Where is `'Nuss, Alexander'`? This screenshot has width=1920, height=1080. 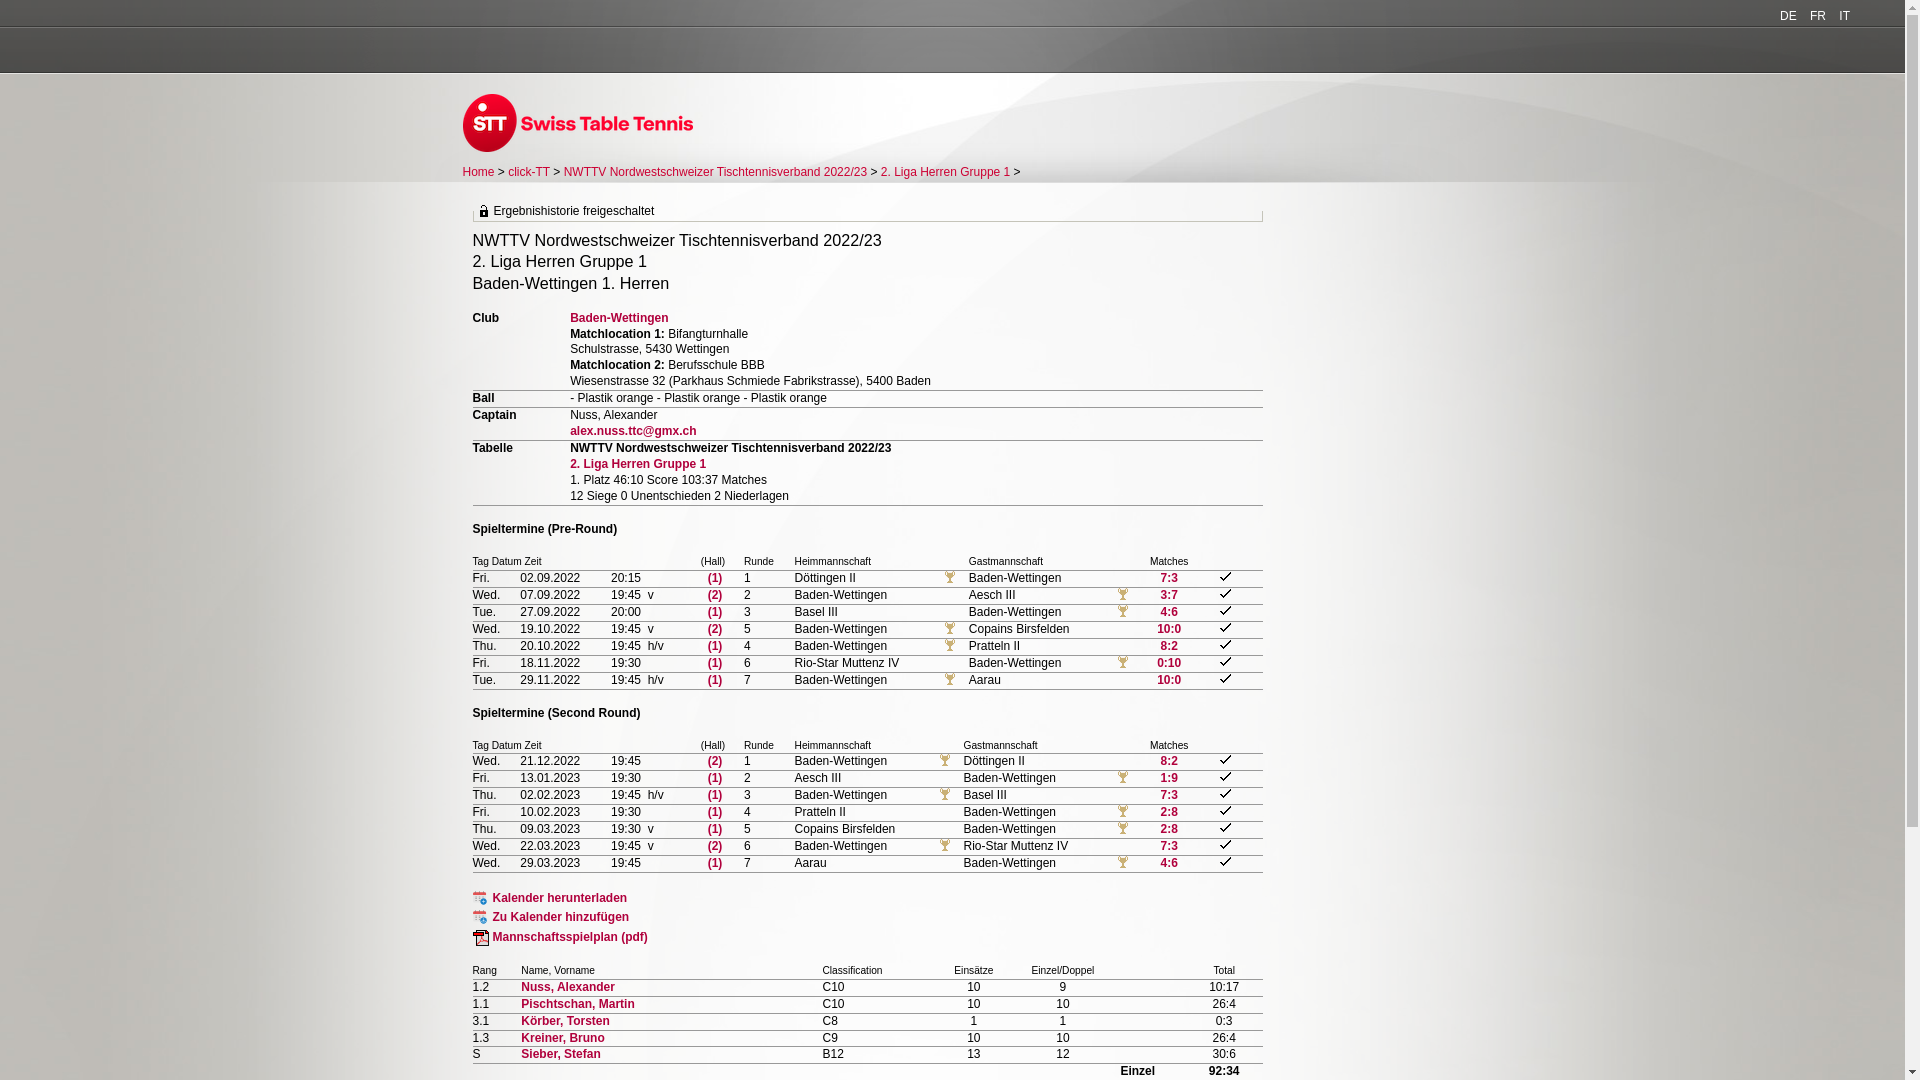
'Nuss, Alexander' is located at coordinates (566, 986).